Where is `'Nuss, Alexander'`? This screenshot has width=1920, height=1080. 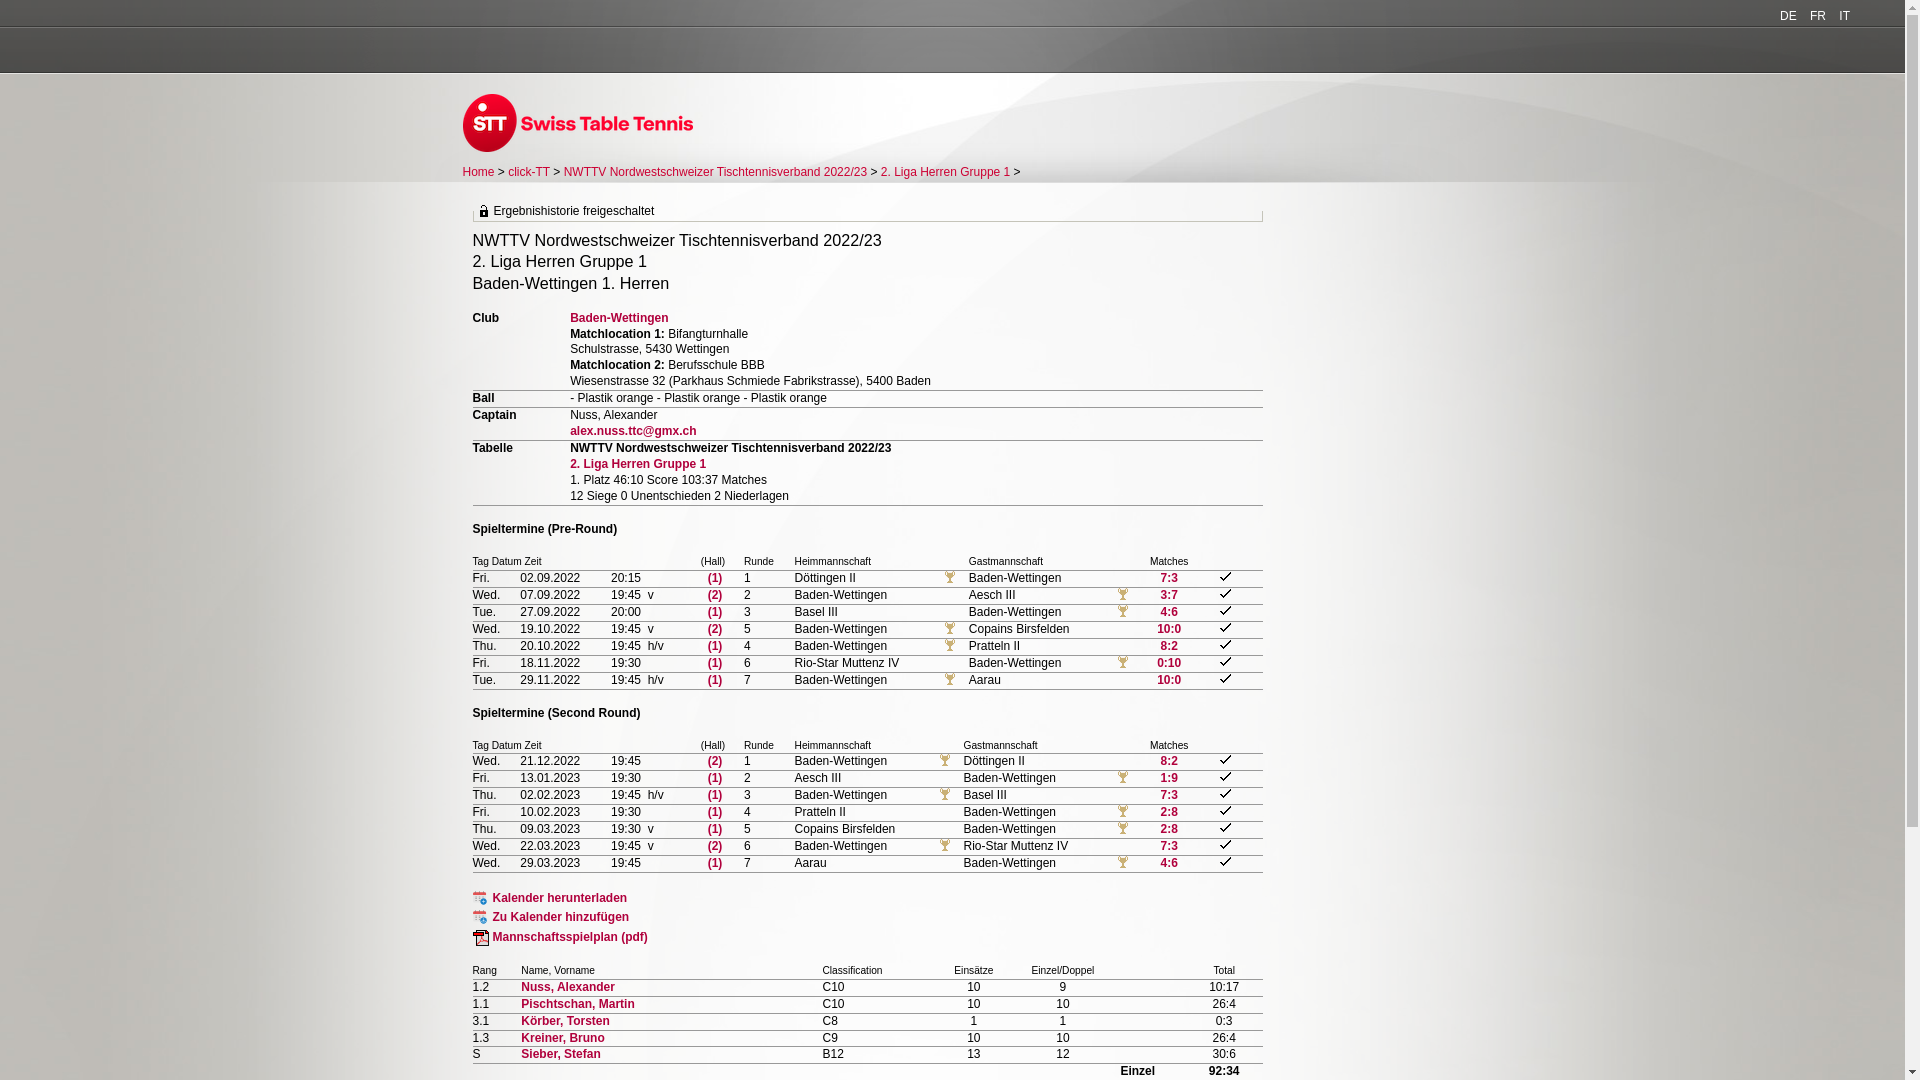
'Nuss, Alexander' is located at coordinates (566, 986).